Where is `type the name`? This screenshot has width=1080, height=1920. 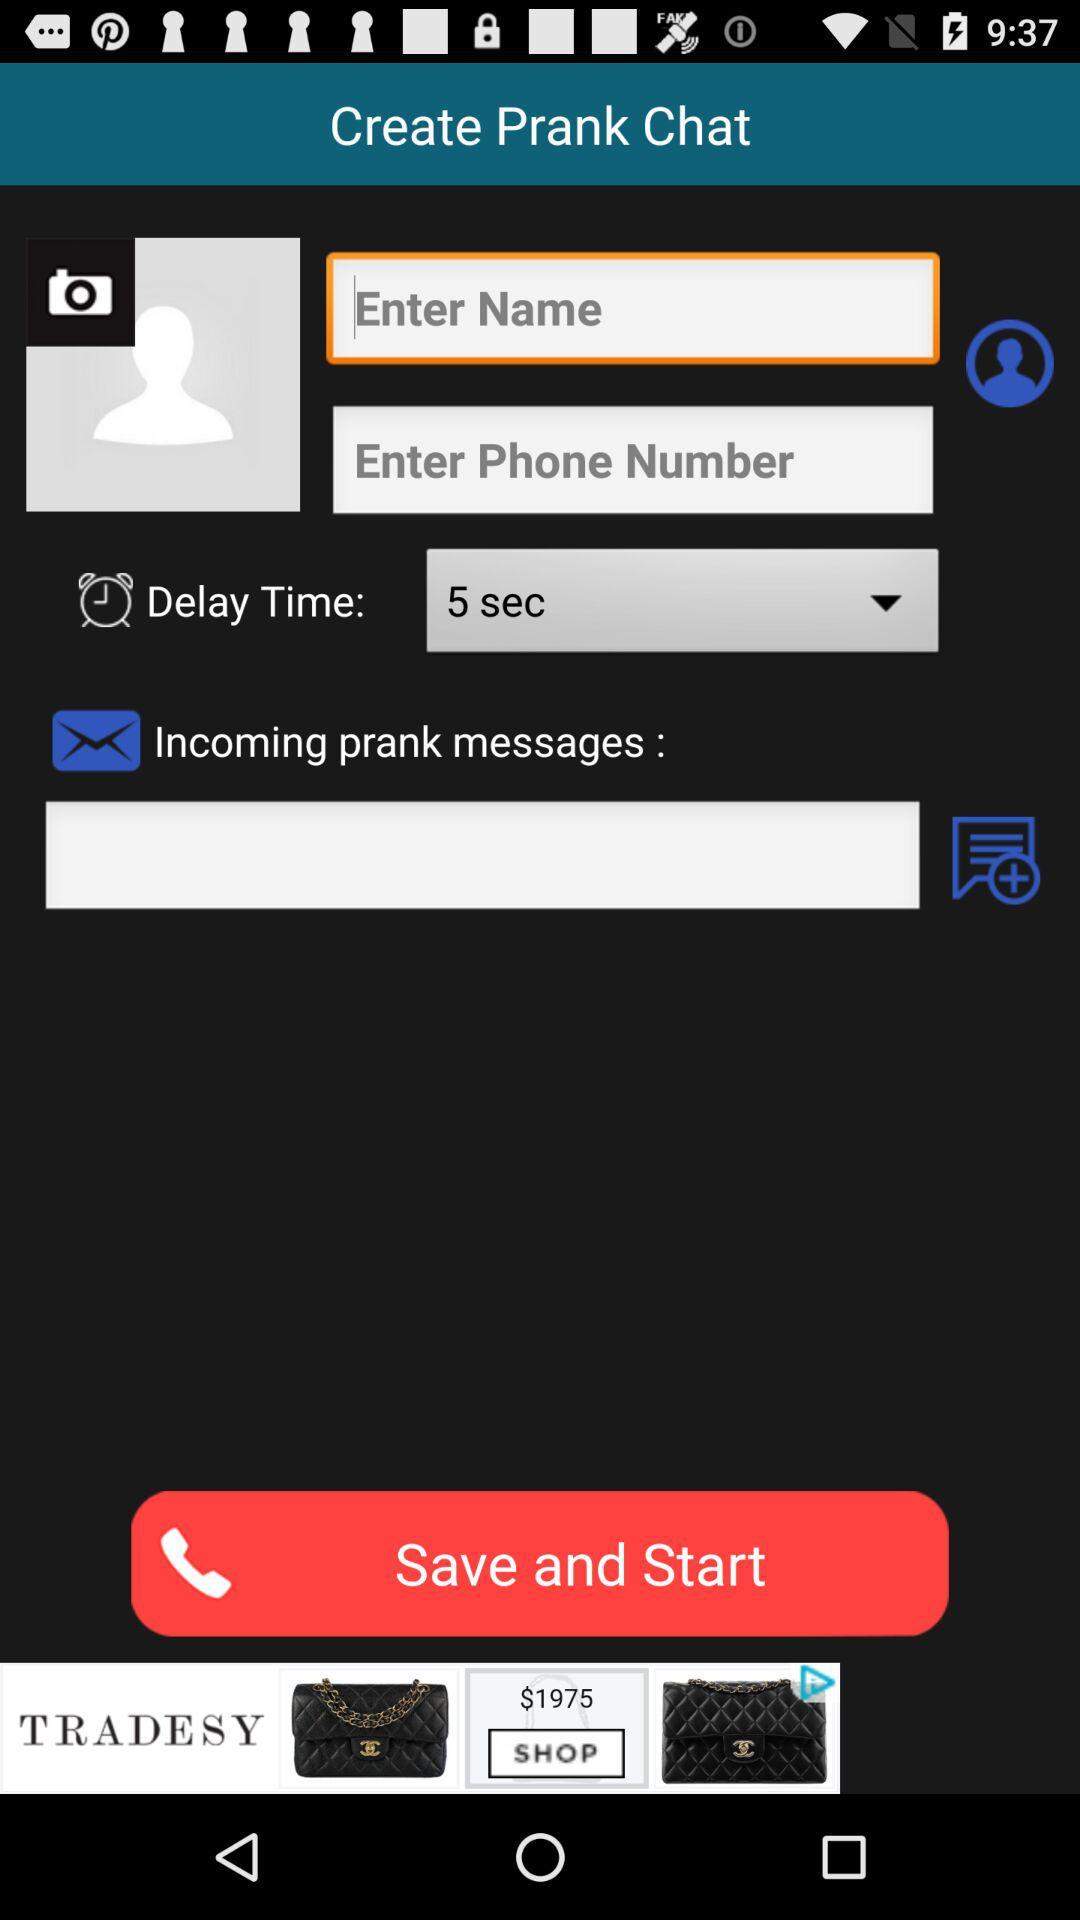
type the name is located at coordinates (632, 312).